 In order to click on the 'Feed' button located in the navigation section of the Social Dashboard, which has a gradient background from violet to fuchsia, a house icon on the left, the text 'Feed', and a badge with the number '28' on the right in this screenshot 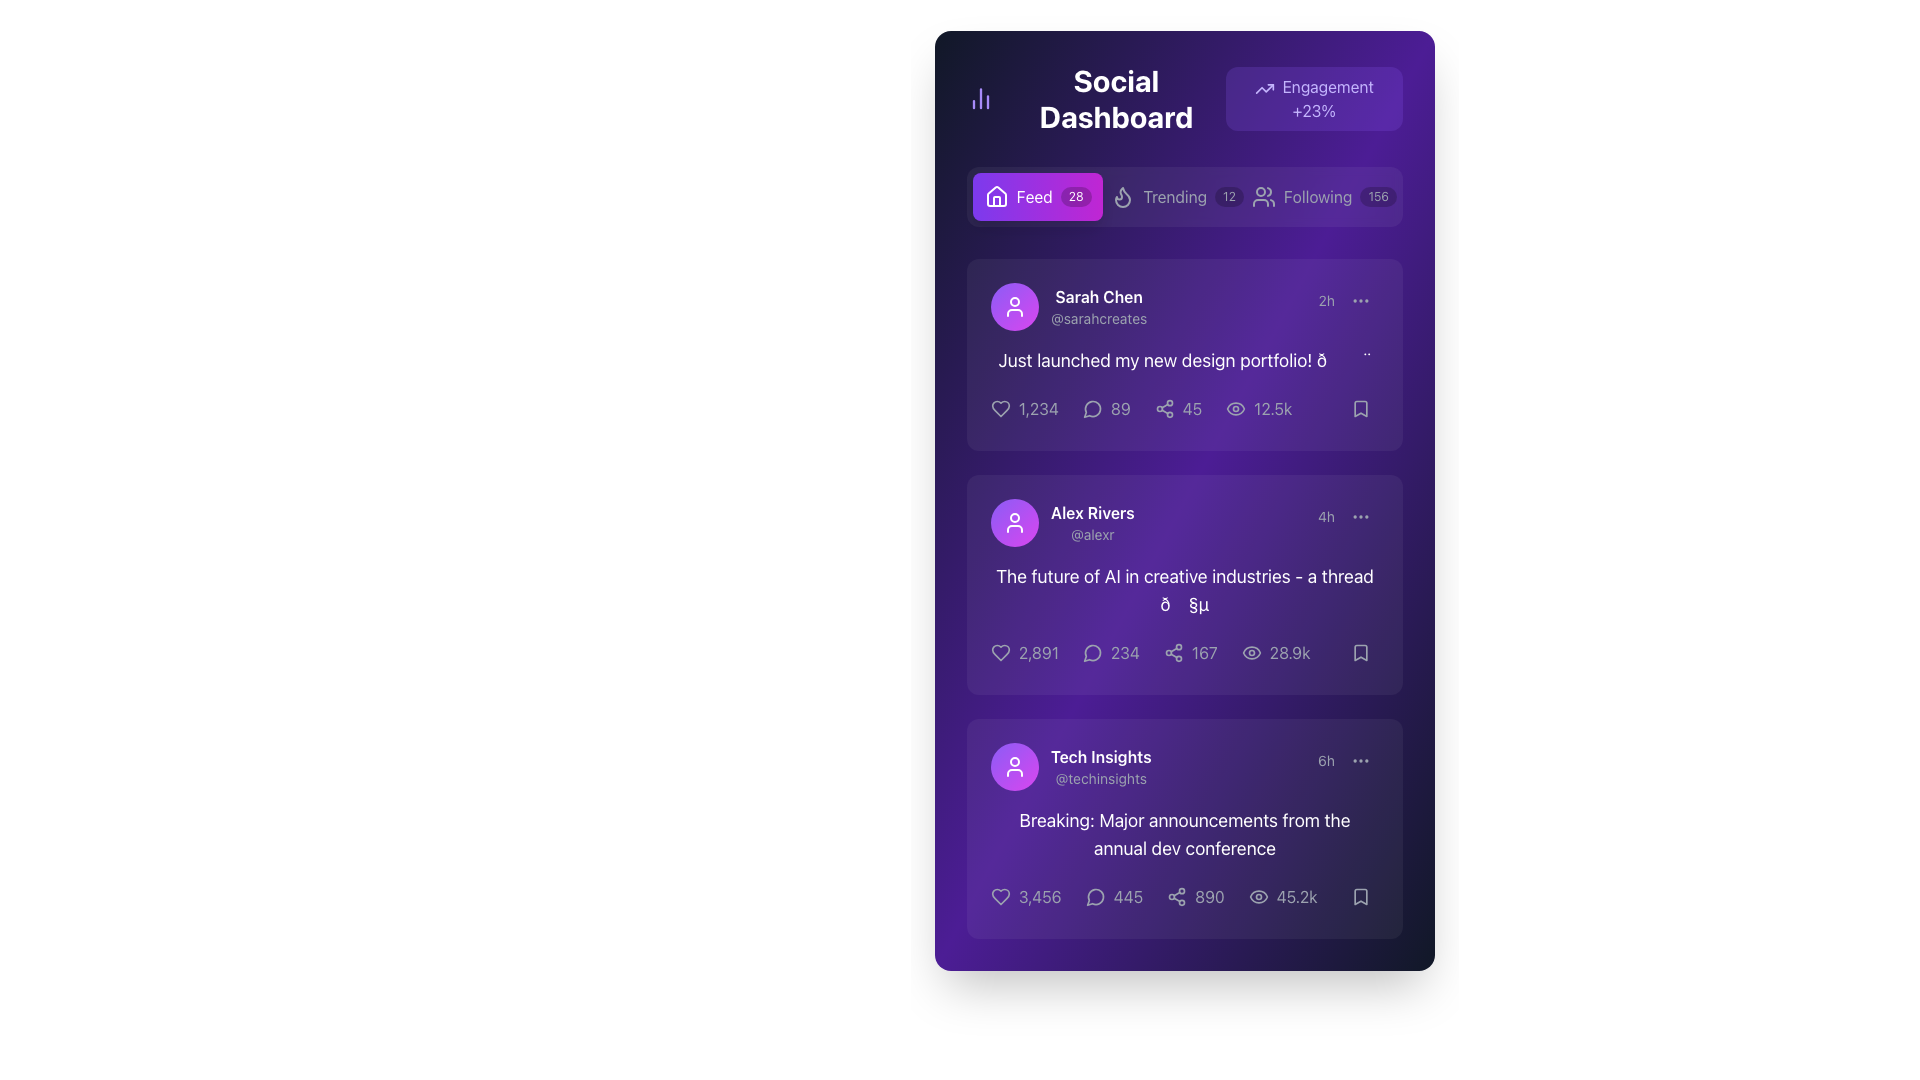, I will do `click(1038, 196)`.